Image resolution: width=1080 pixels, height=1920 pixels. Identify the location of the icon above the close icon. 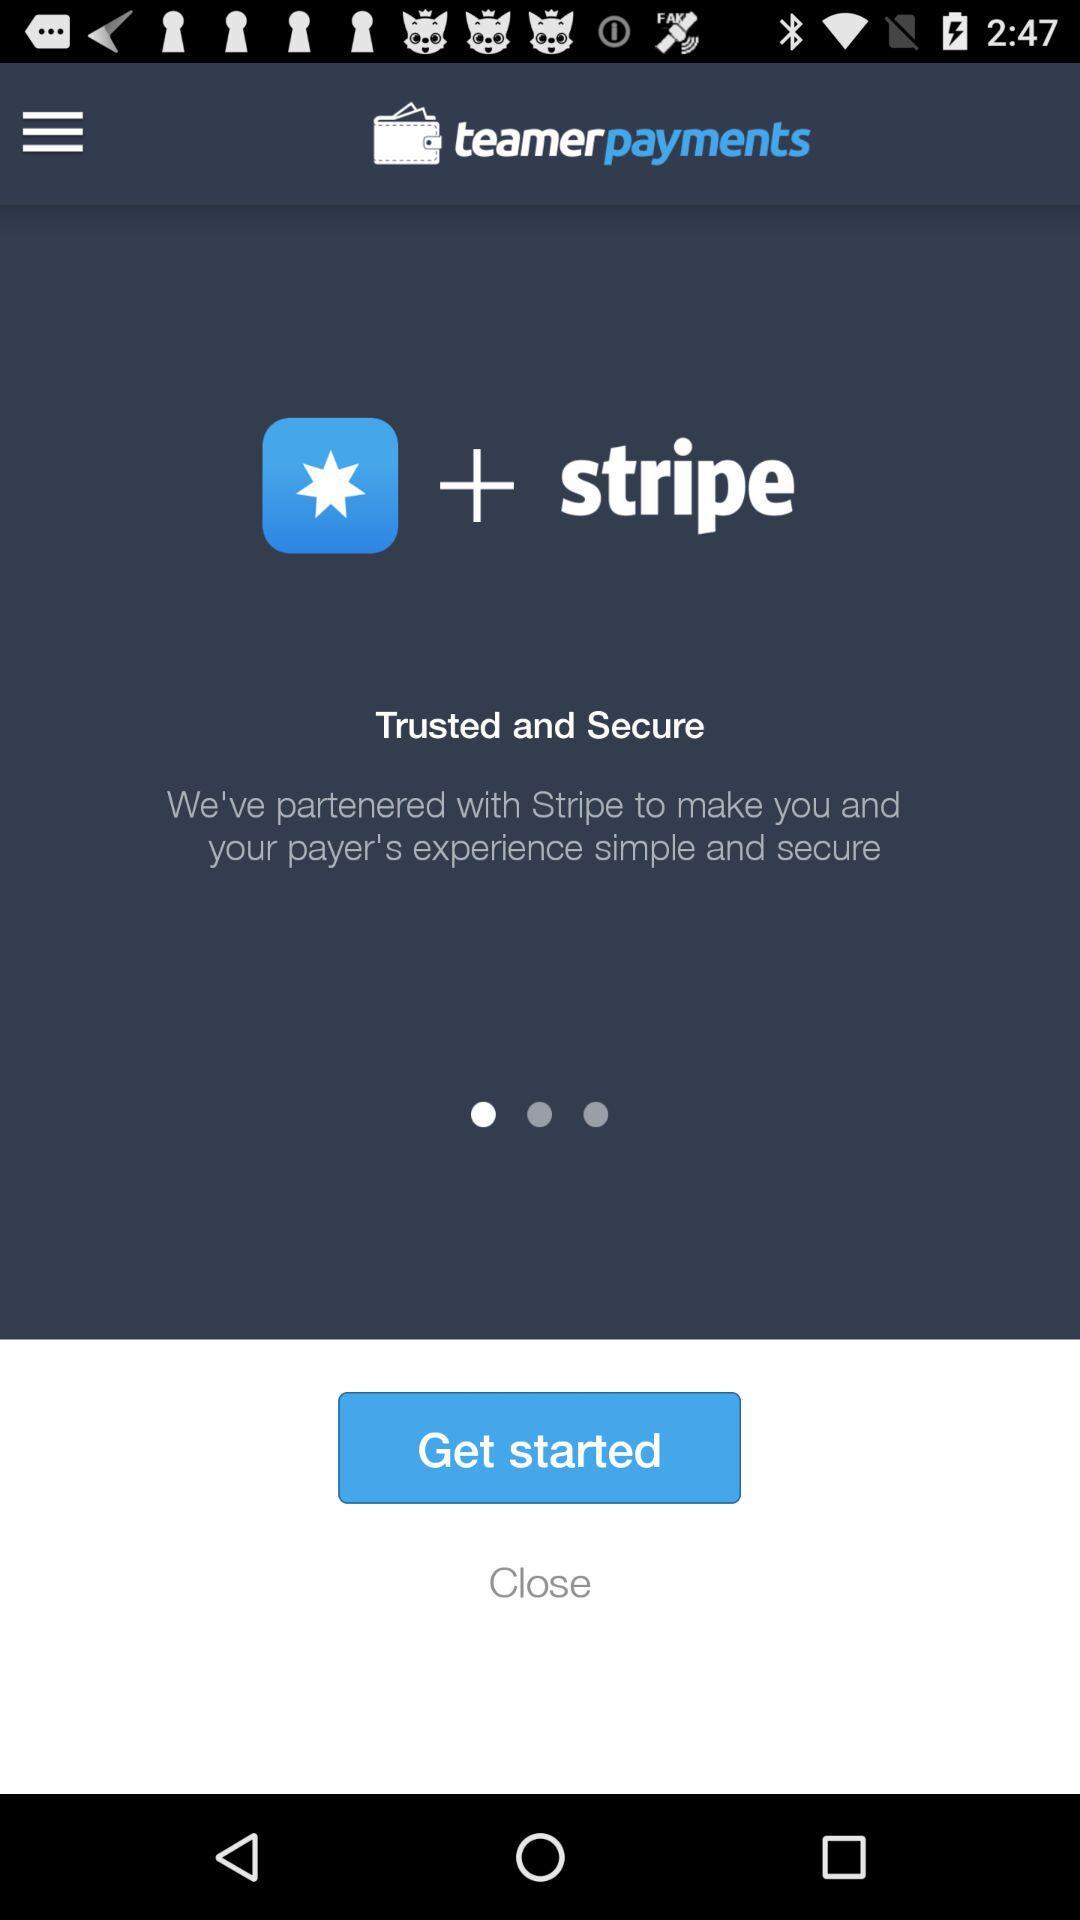
(538, 1447).